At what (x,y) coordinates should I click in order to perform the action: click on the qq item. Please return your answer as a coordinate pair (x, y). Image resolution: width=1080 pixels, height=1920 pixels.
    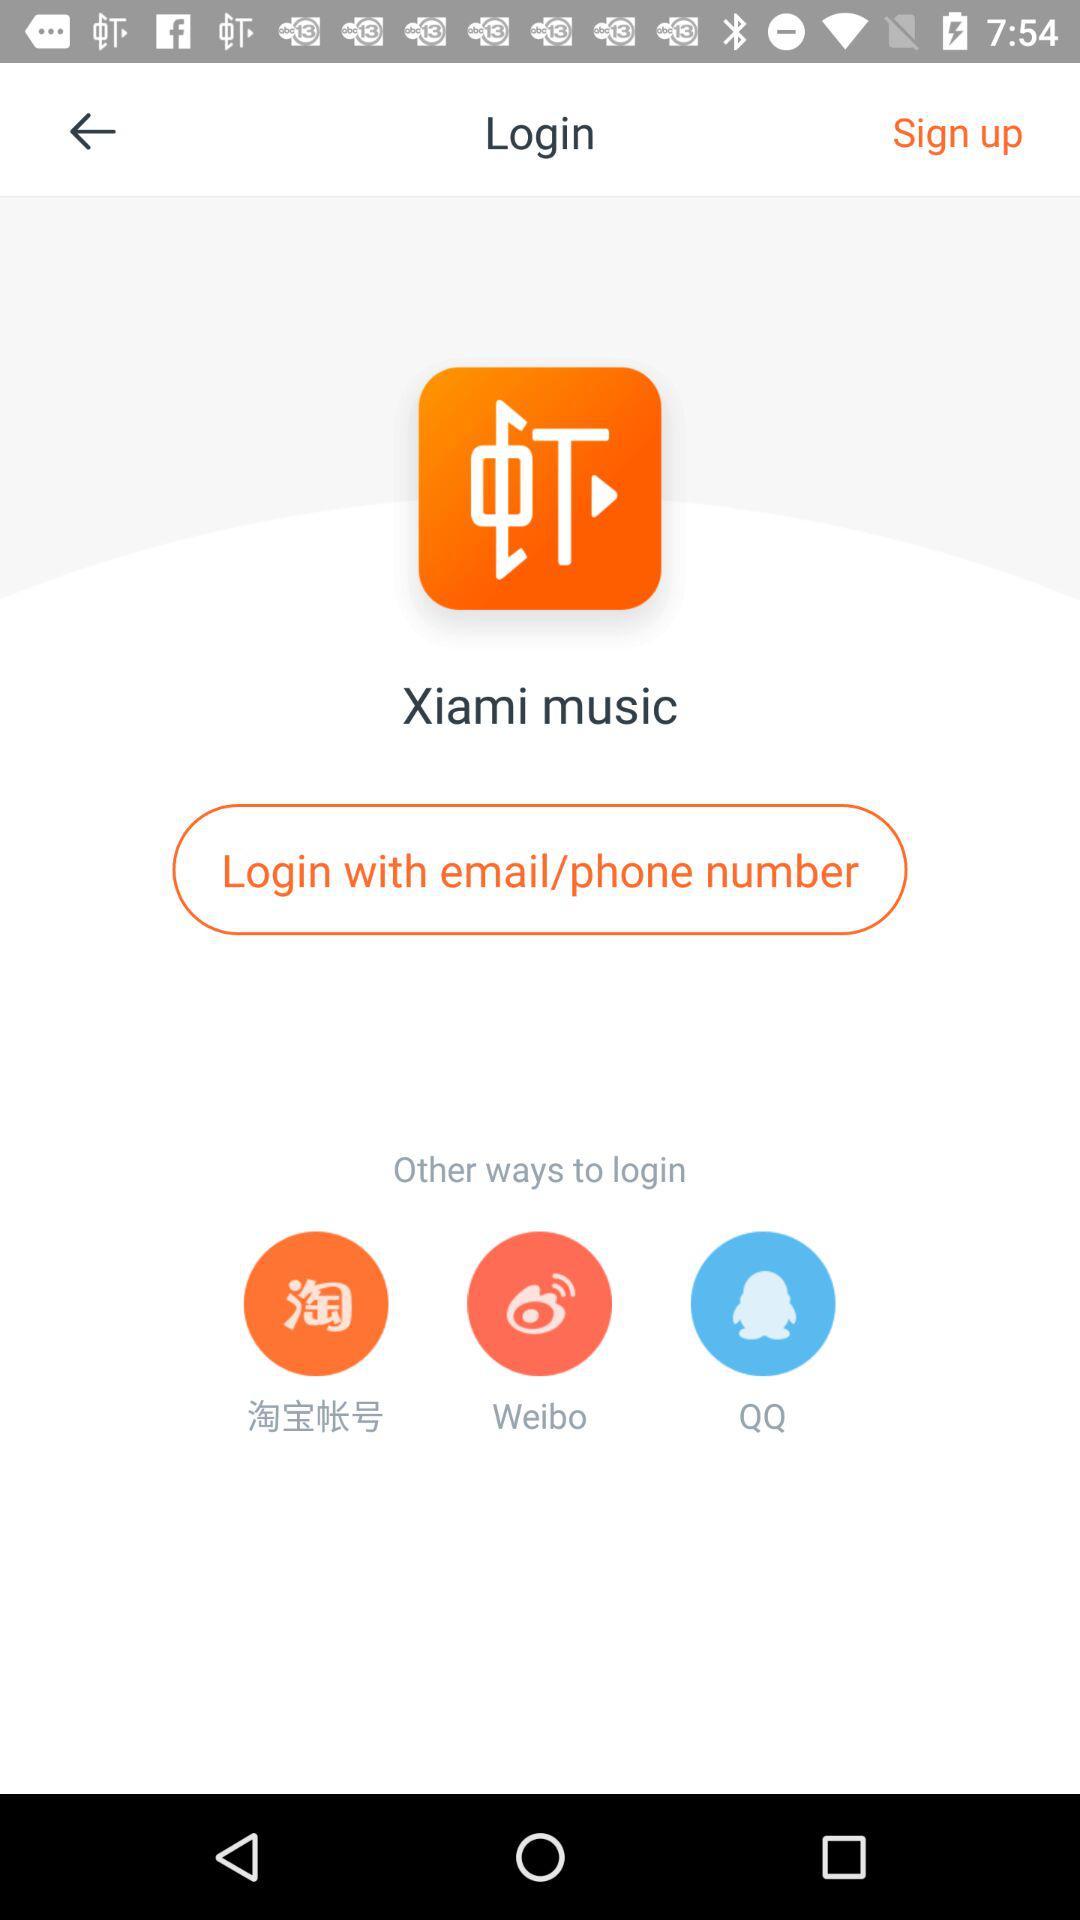
    Looking at the image, I should click on (763, 1334).